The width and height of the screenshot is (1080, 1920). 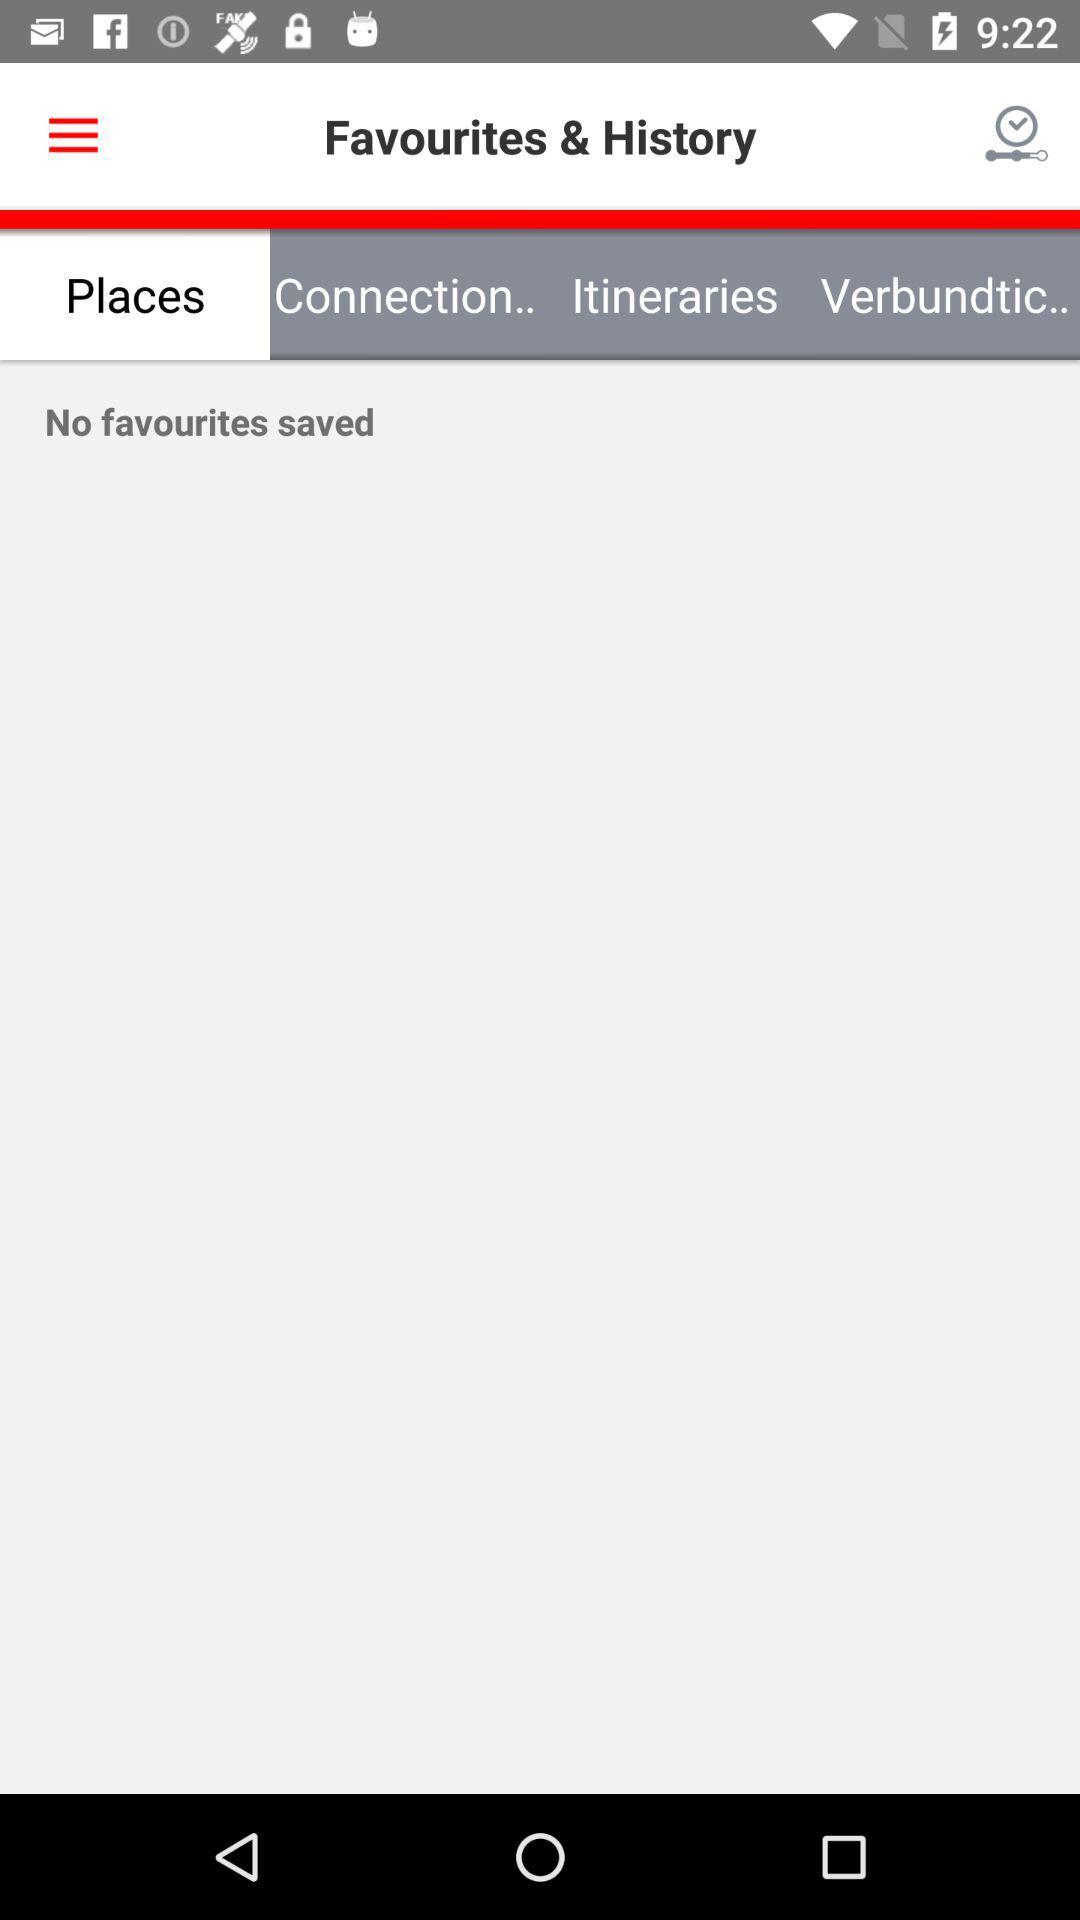 What do you see at coordinates (135, 293) in the screenshot?
I see `the places item` at bounding box center [135, 293].